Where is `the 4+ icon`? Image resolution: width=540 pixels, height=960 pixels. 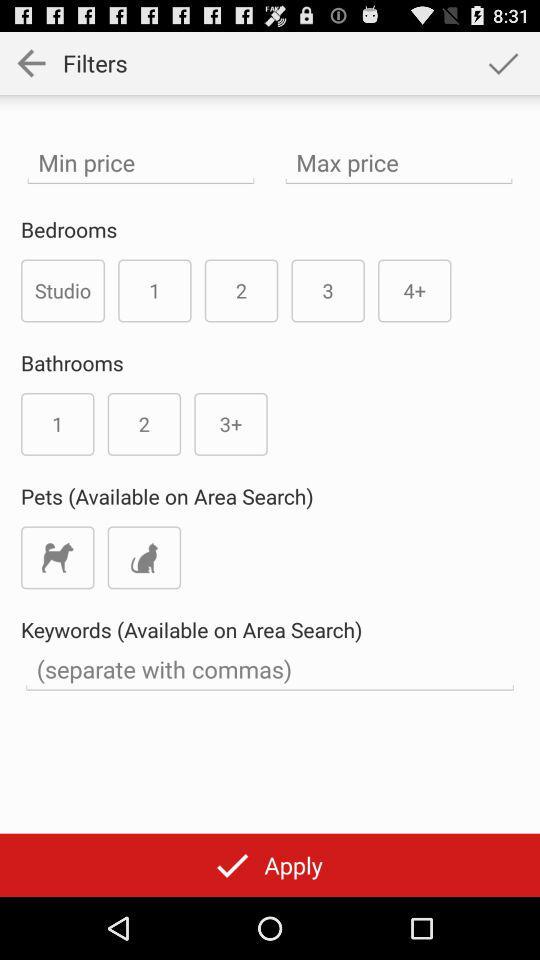 the 4+ icon is located at coordinates (413, 289).